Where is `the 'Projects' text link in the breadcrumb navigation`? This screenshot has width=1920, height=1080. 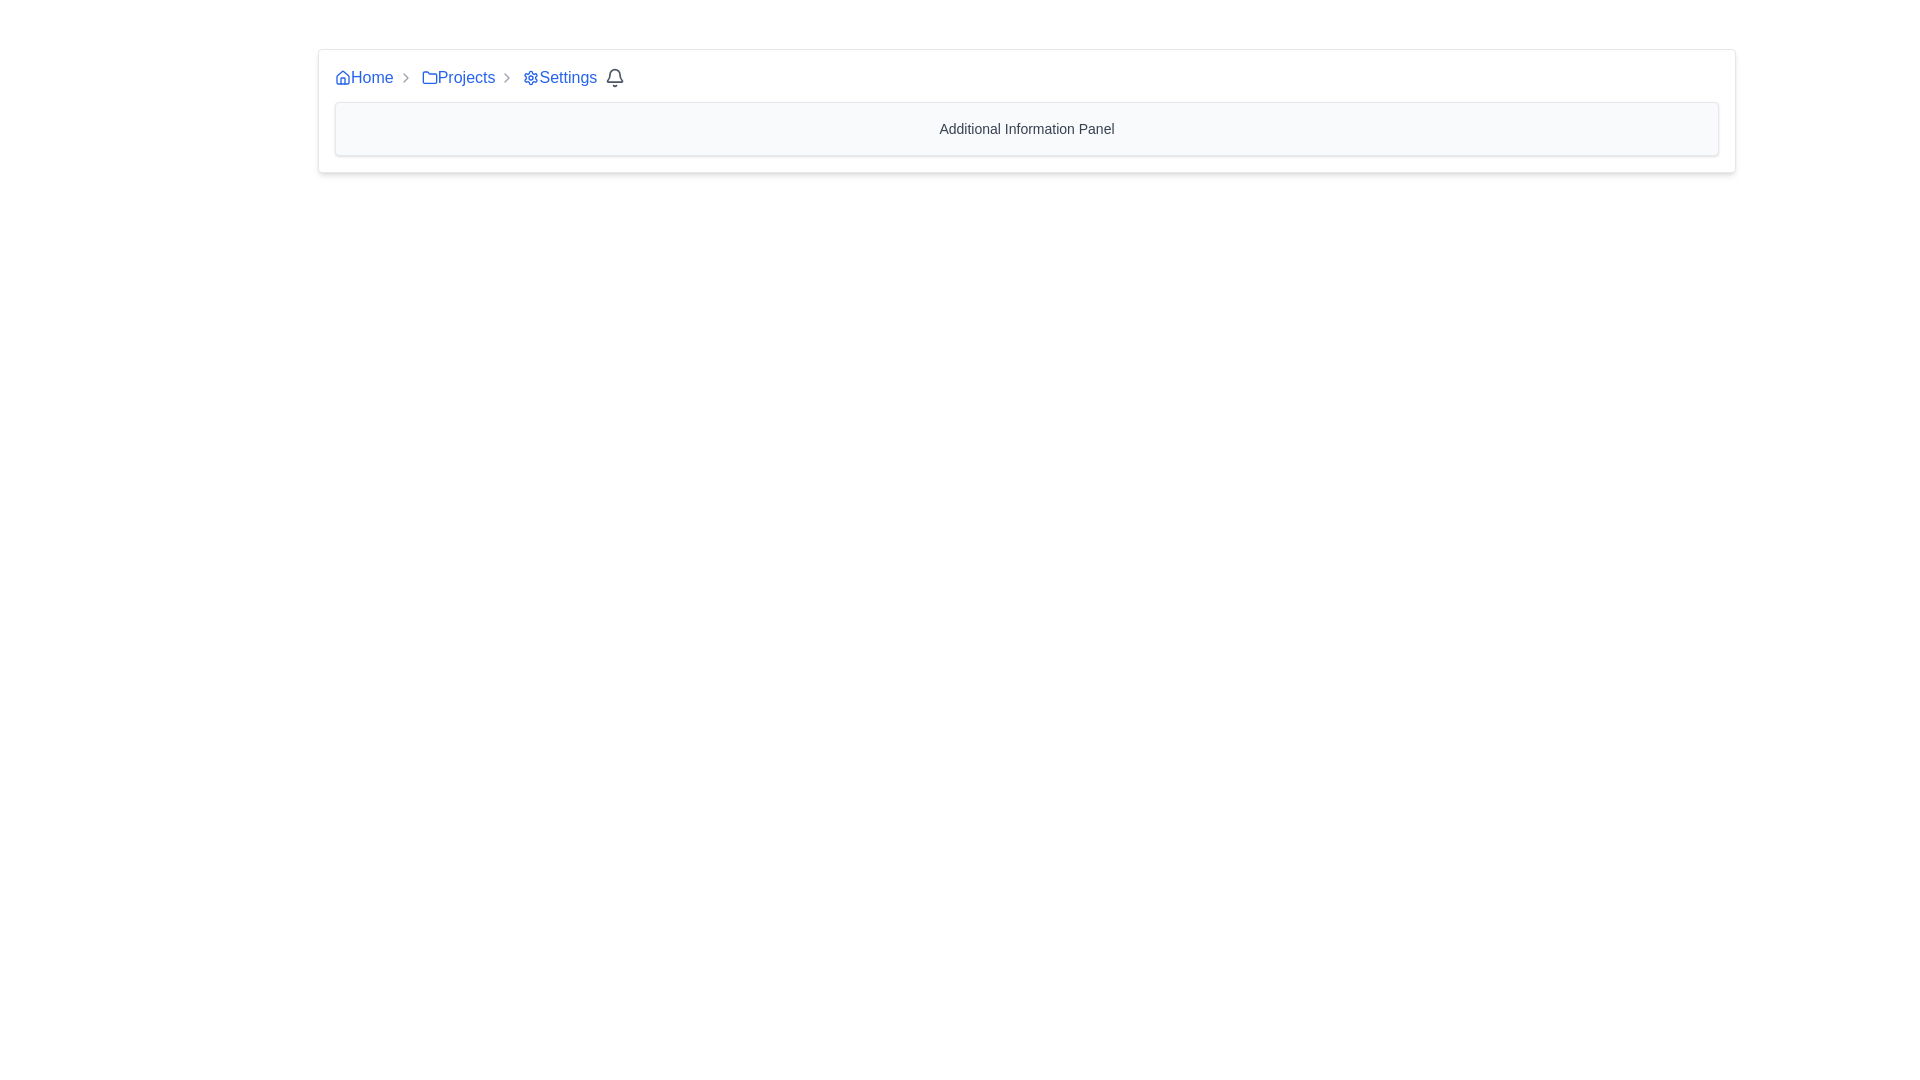 the 'Projects' text link in the breadcrumb navigation is located at coordinates (465, 76).